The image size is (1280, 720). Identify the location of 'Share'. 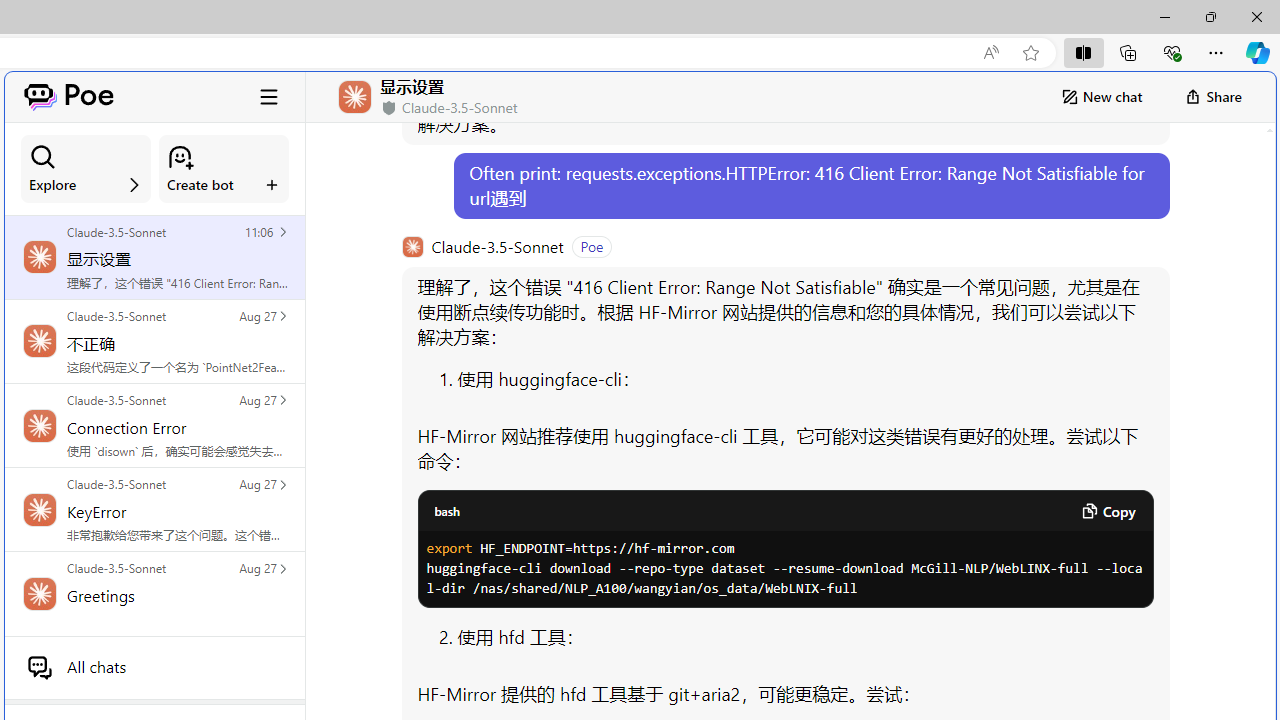
(1212, 96).